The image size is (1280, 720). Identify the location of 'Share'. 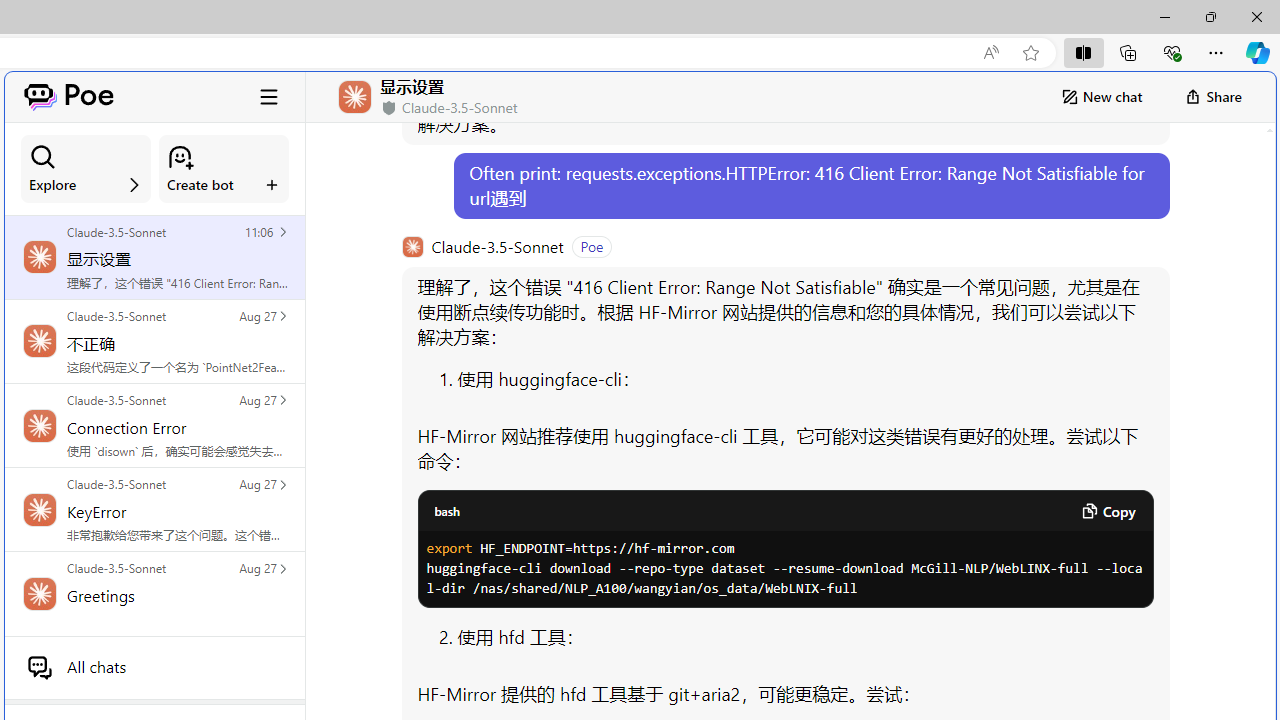
(1212, 96).